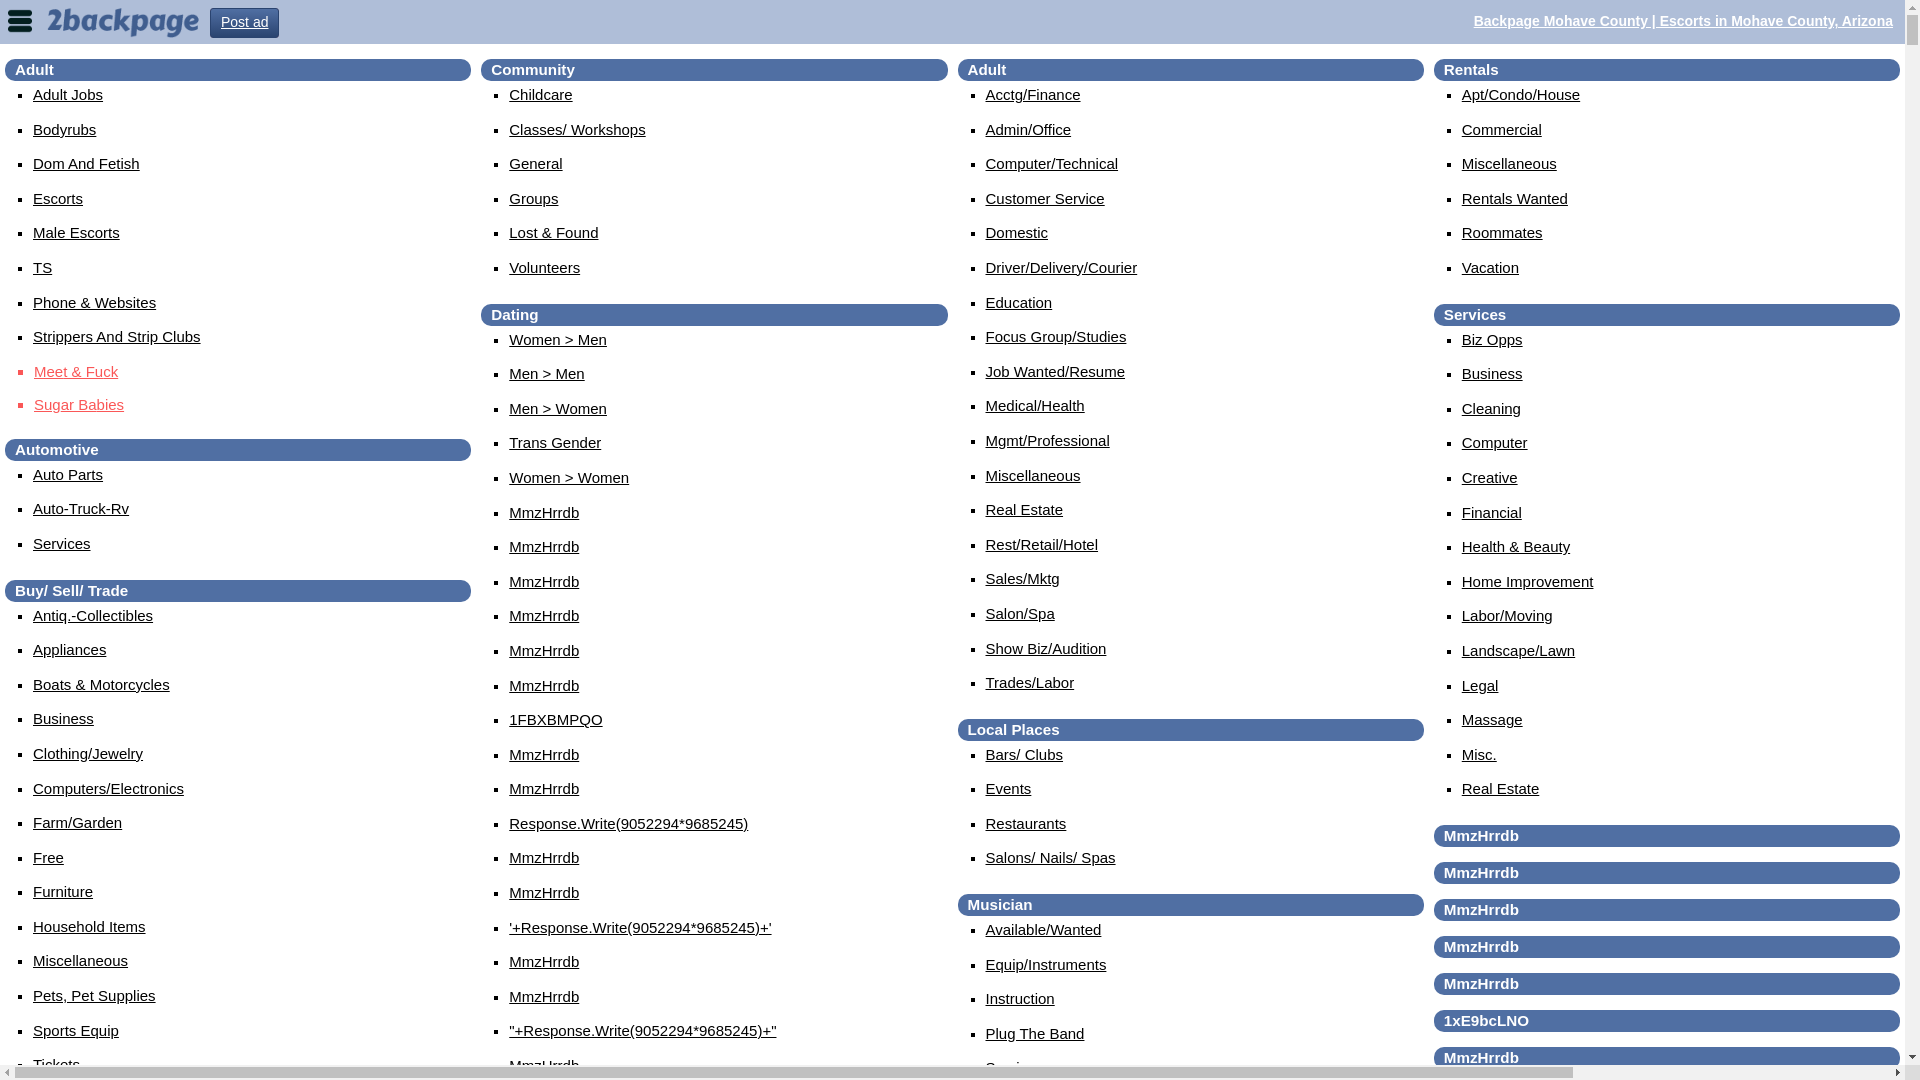 The image size is (1920, 1080). I want to click on 'Medical/Health', so click(1035, 405).